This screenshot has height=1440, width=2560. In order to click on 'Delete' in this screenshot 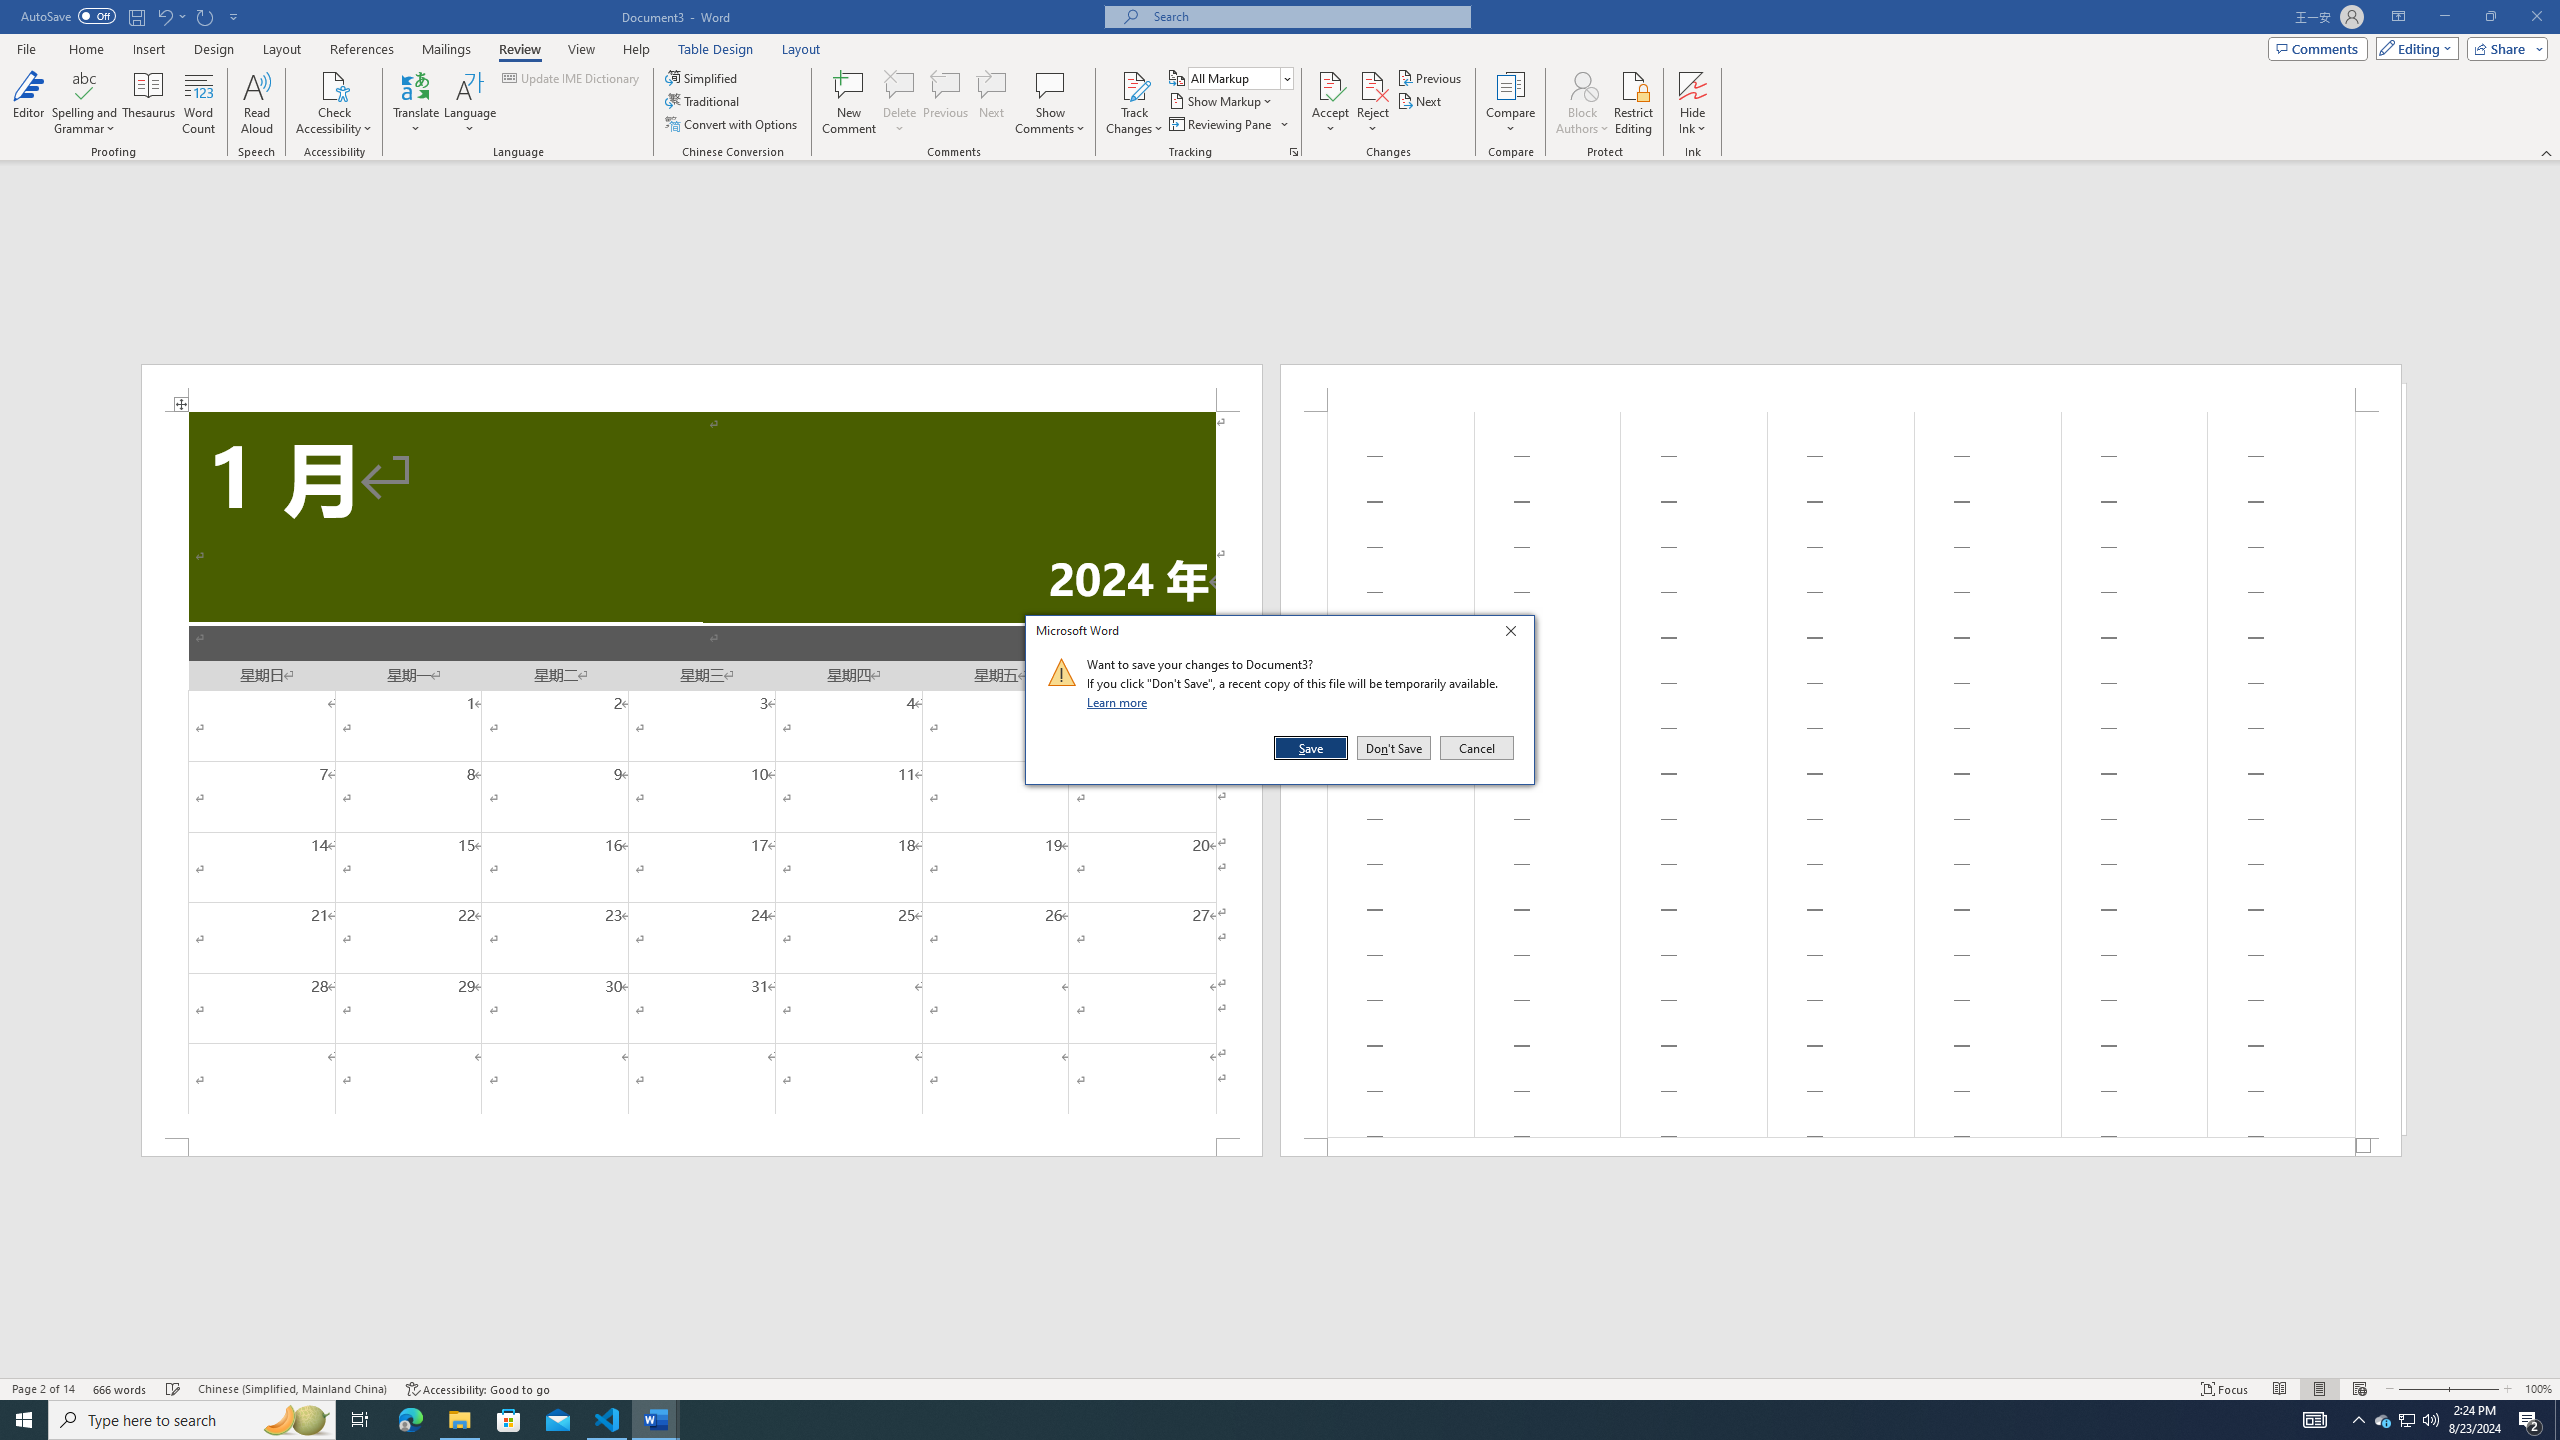, I will do `click(898, 84)`.